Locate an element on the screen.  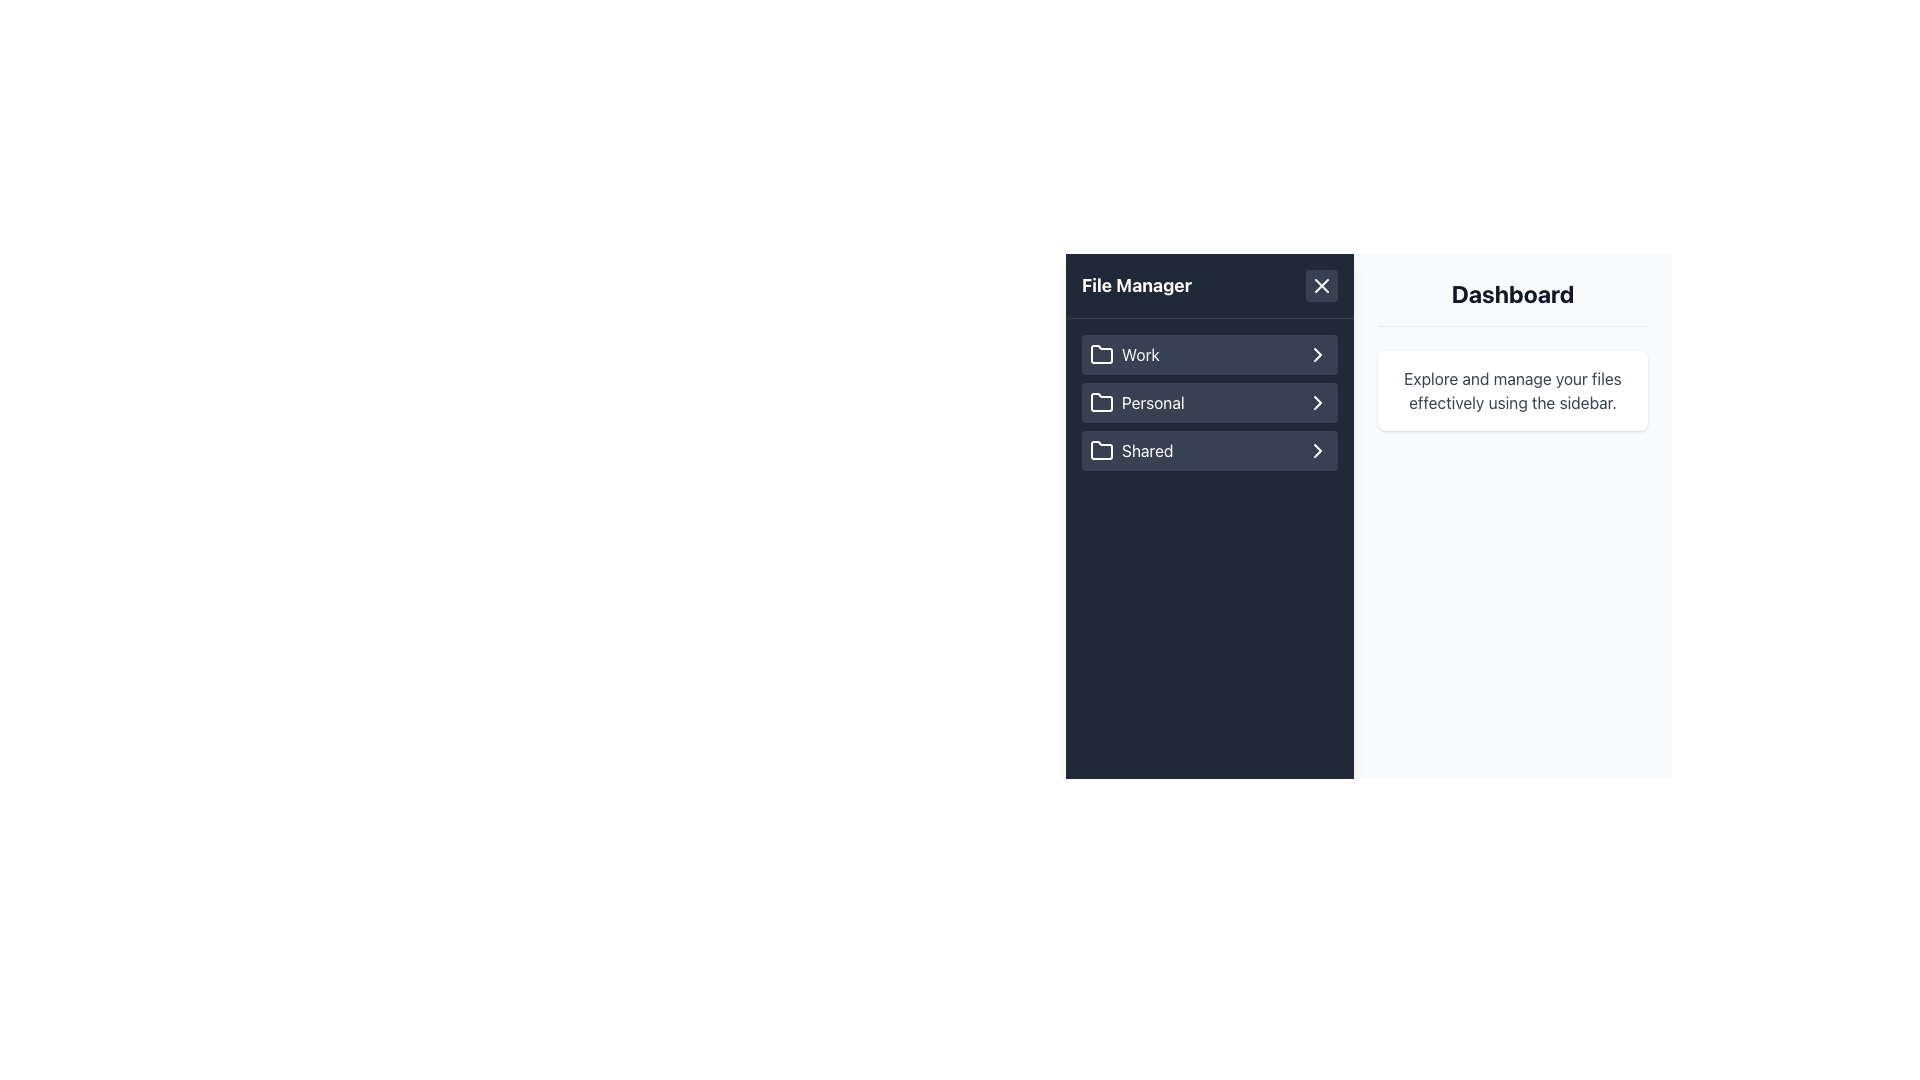
the chevron arrow icon located at the rightmost portion of the 'Work' row in the 'File Manager' sidebar is located at coordinates (1318, 353).